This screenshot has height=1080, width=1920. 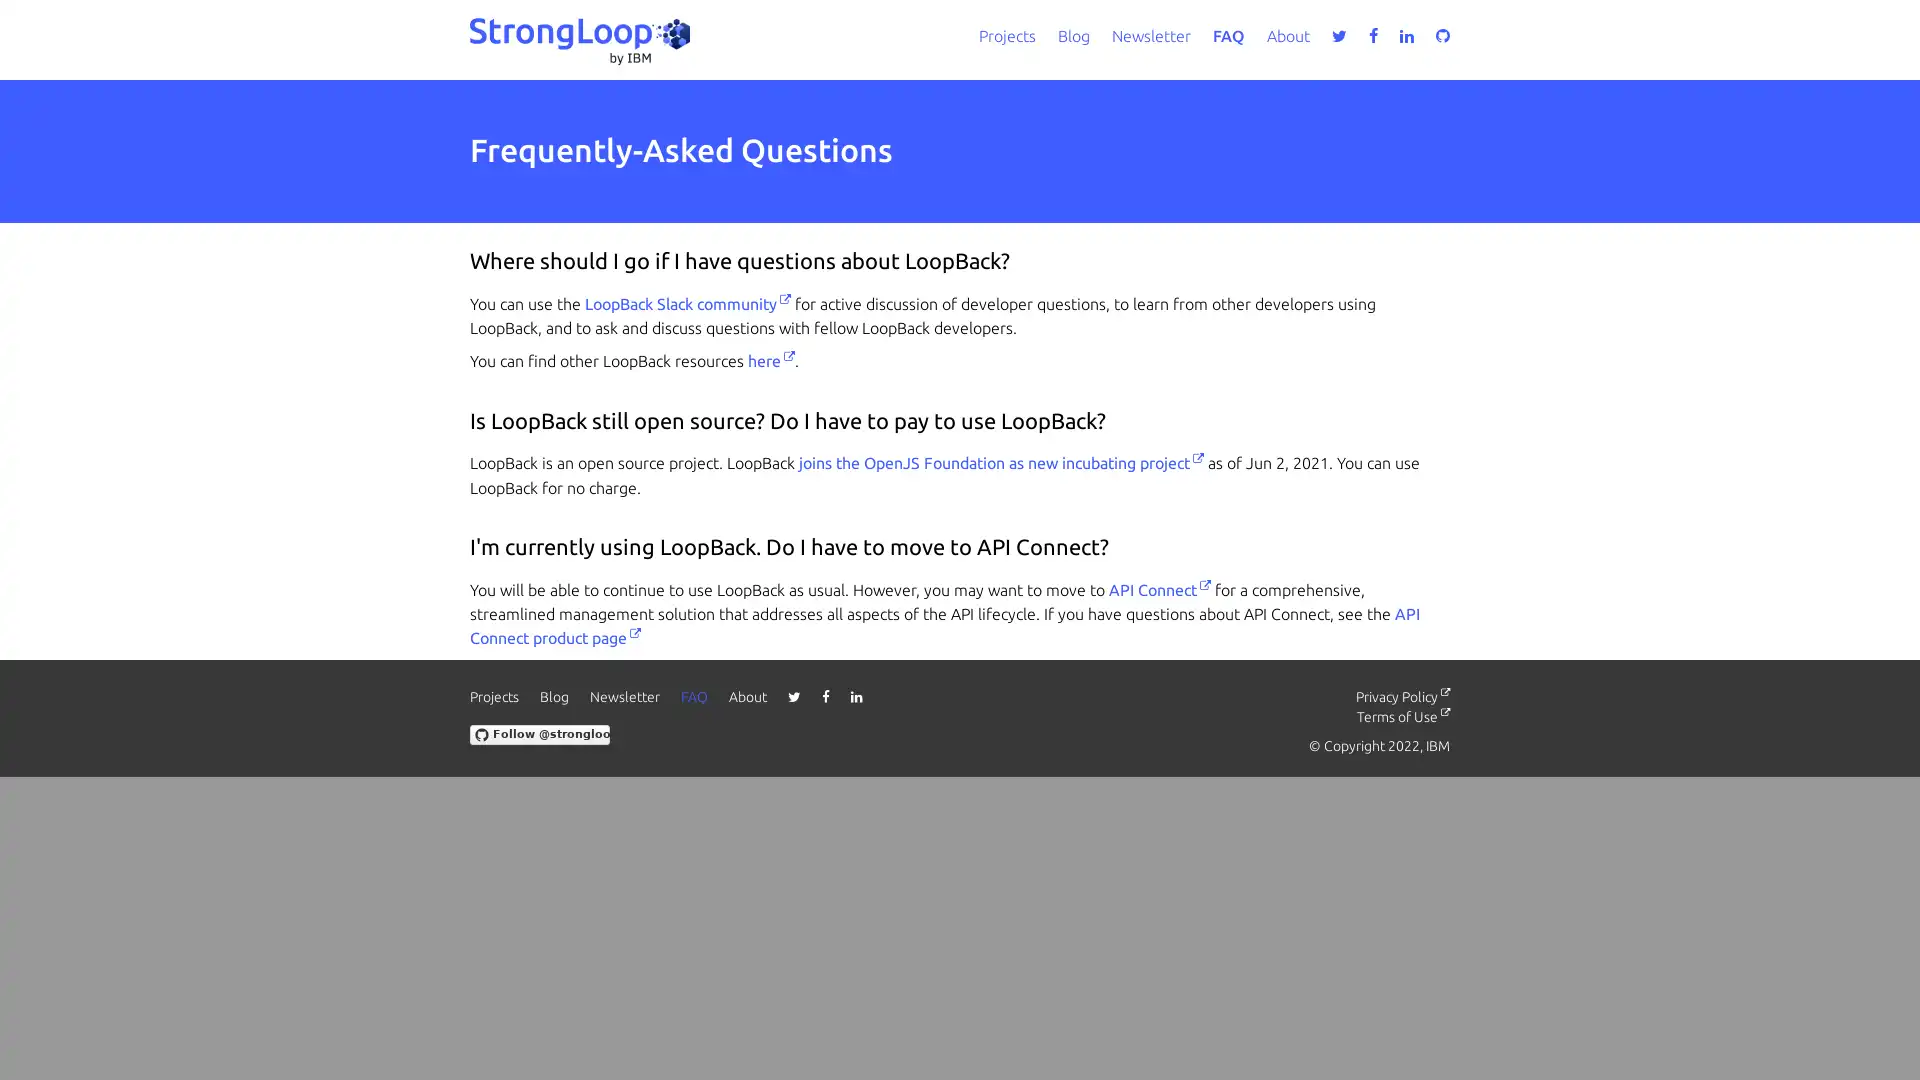 I want to click on close icon, so click(x=1904, y=928).